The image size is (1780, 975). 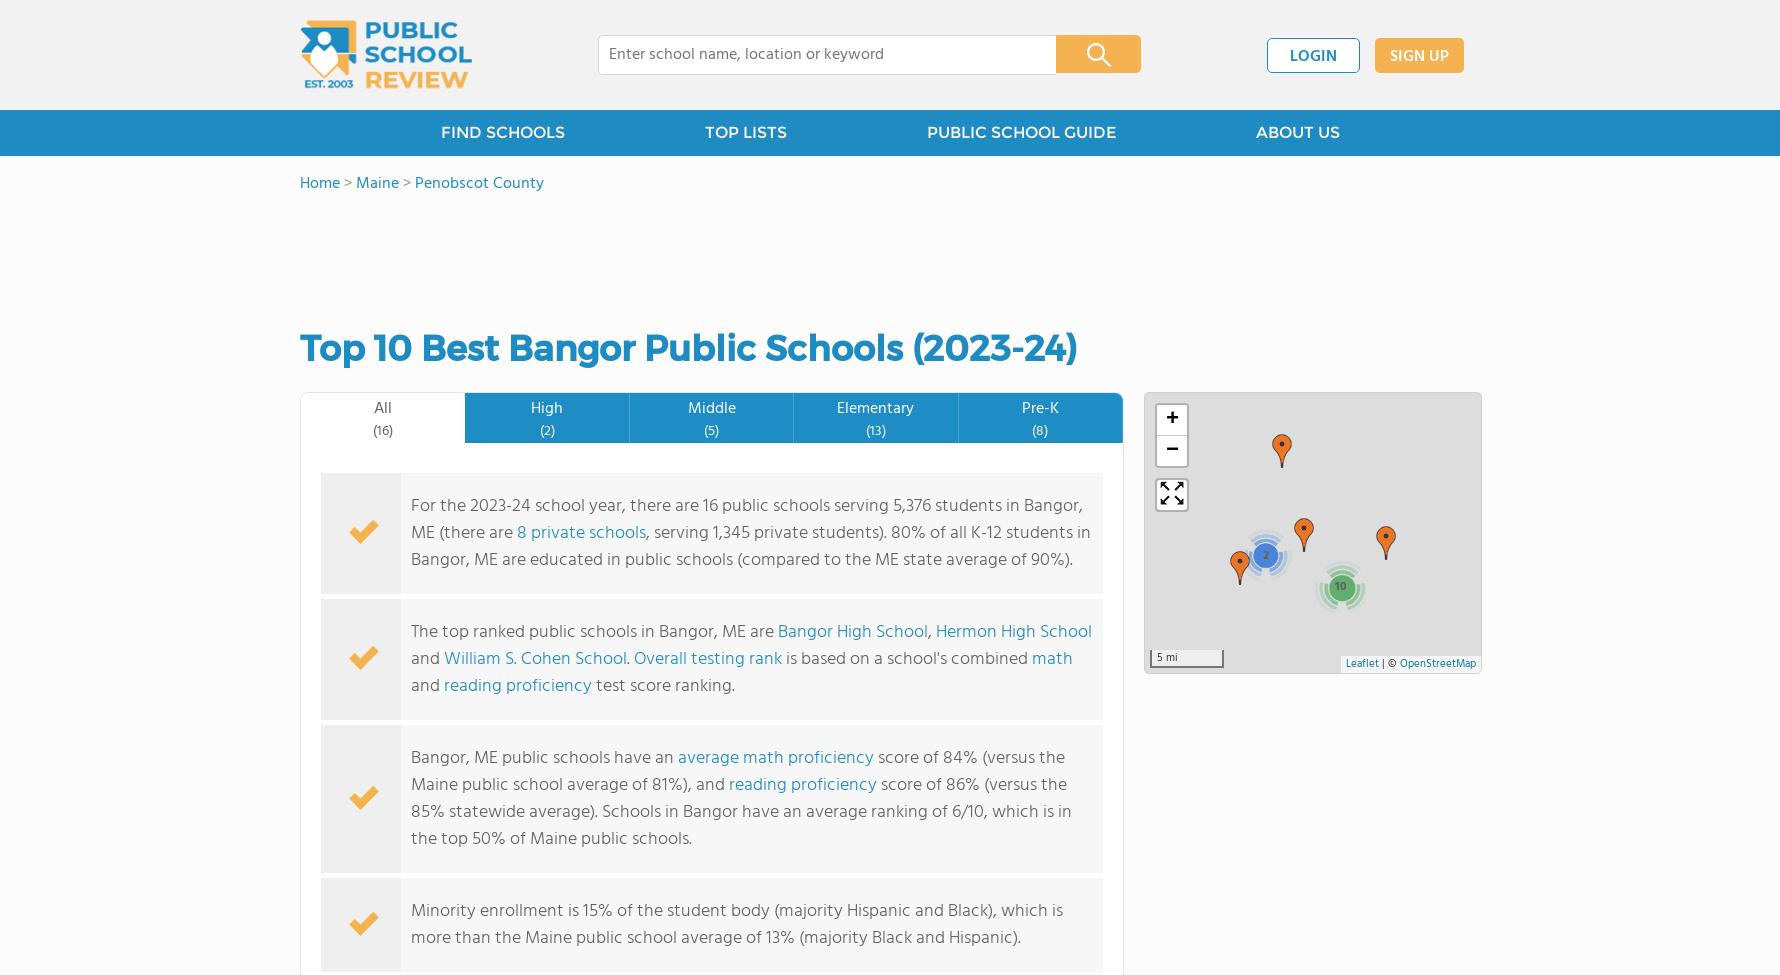 What do you see at coordinates (927, 70) in the screenshot?
I see `'PK-3'` at bounding box center [927, 70].